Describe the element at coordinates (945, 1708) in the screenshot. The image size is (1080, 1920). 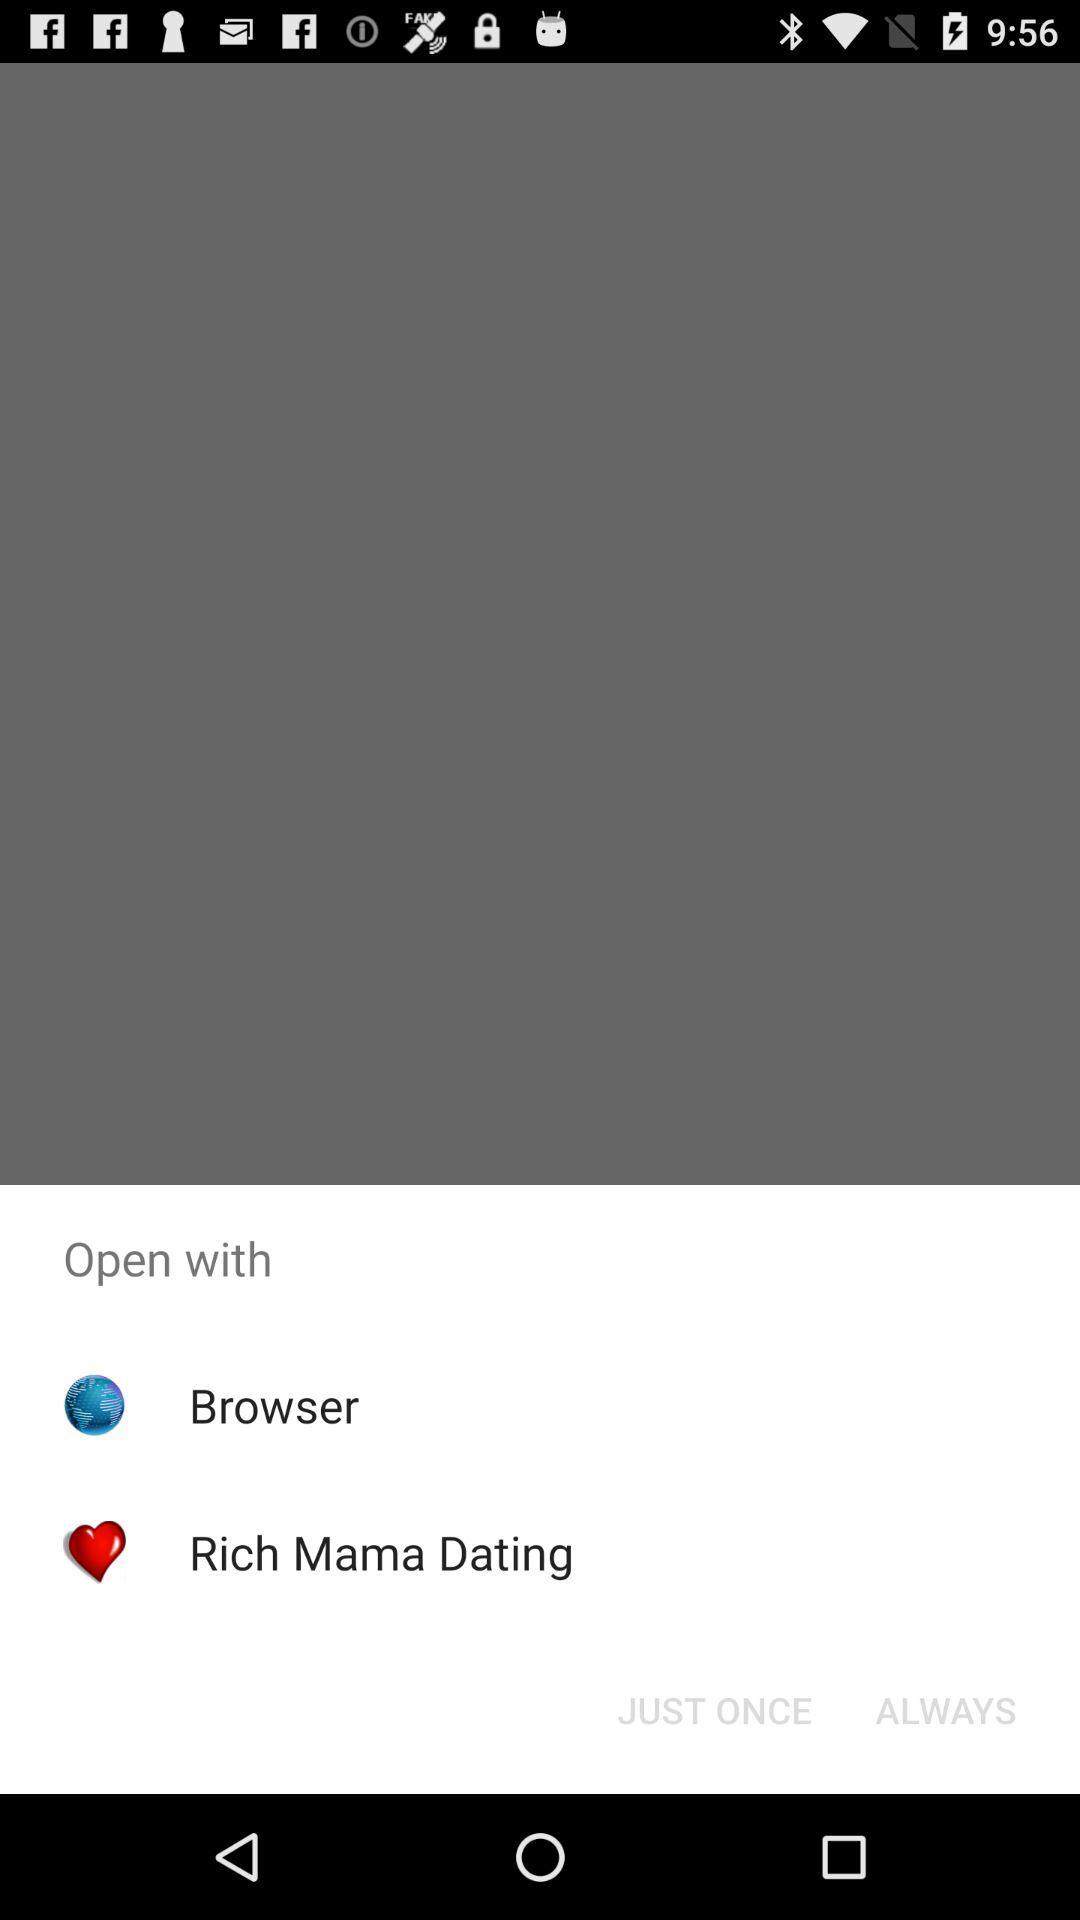
I see `the icon at the bottom right corner` at that location.